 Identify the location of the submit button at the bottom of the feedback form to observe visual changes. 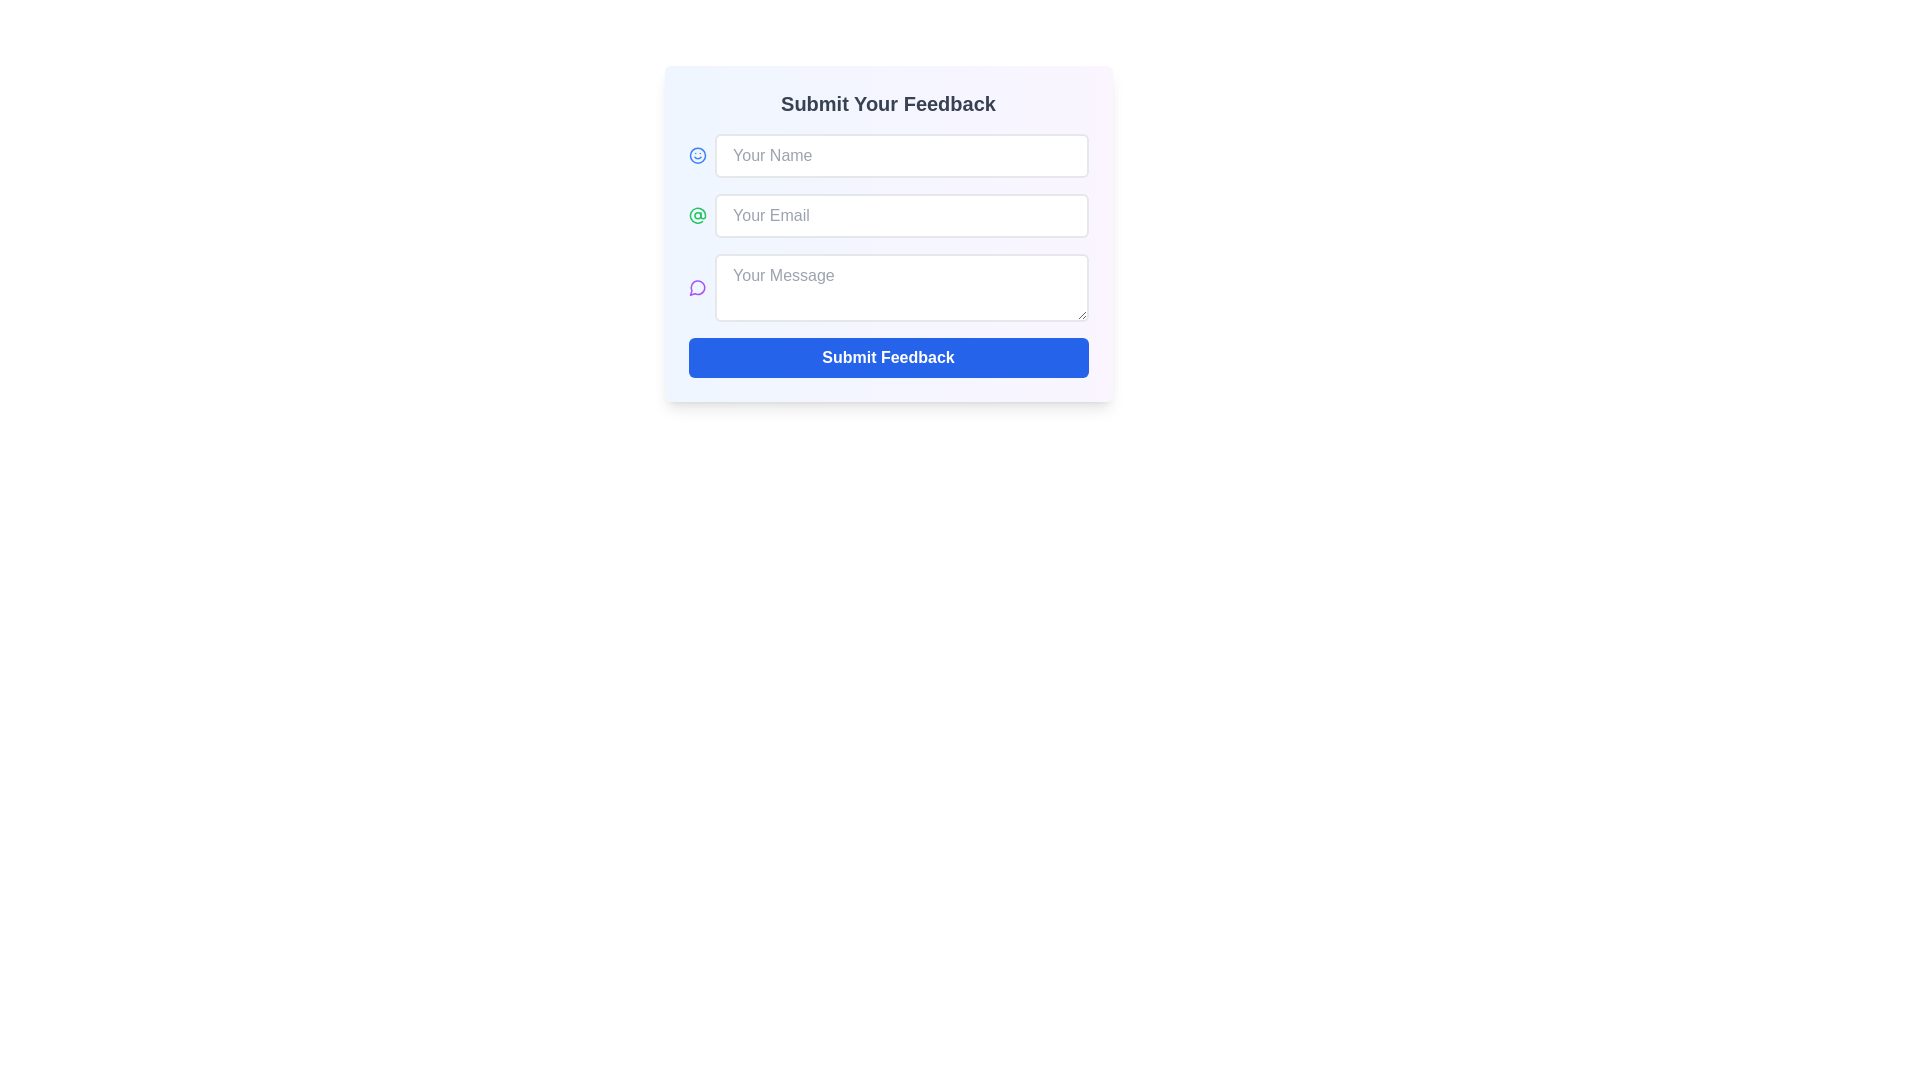
(887, 357).